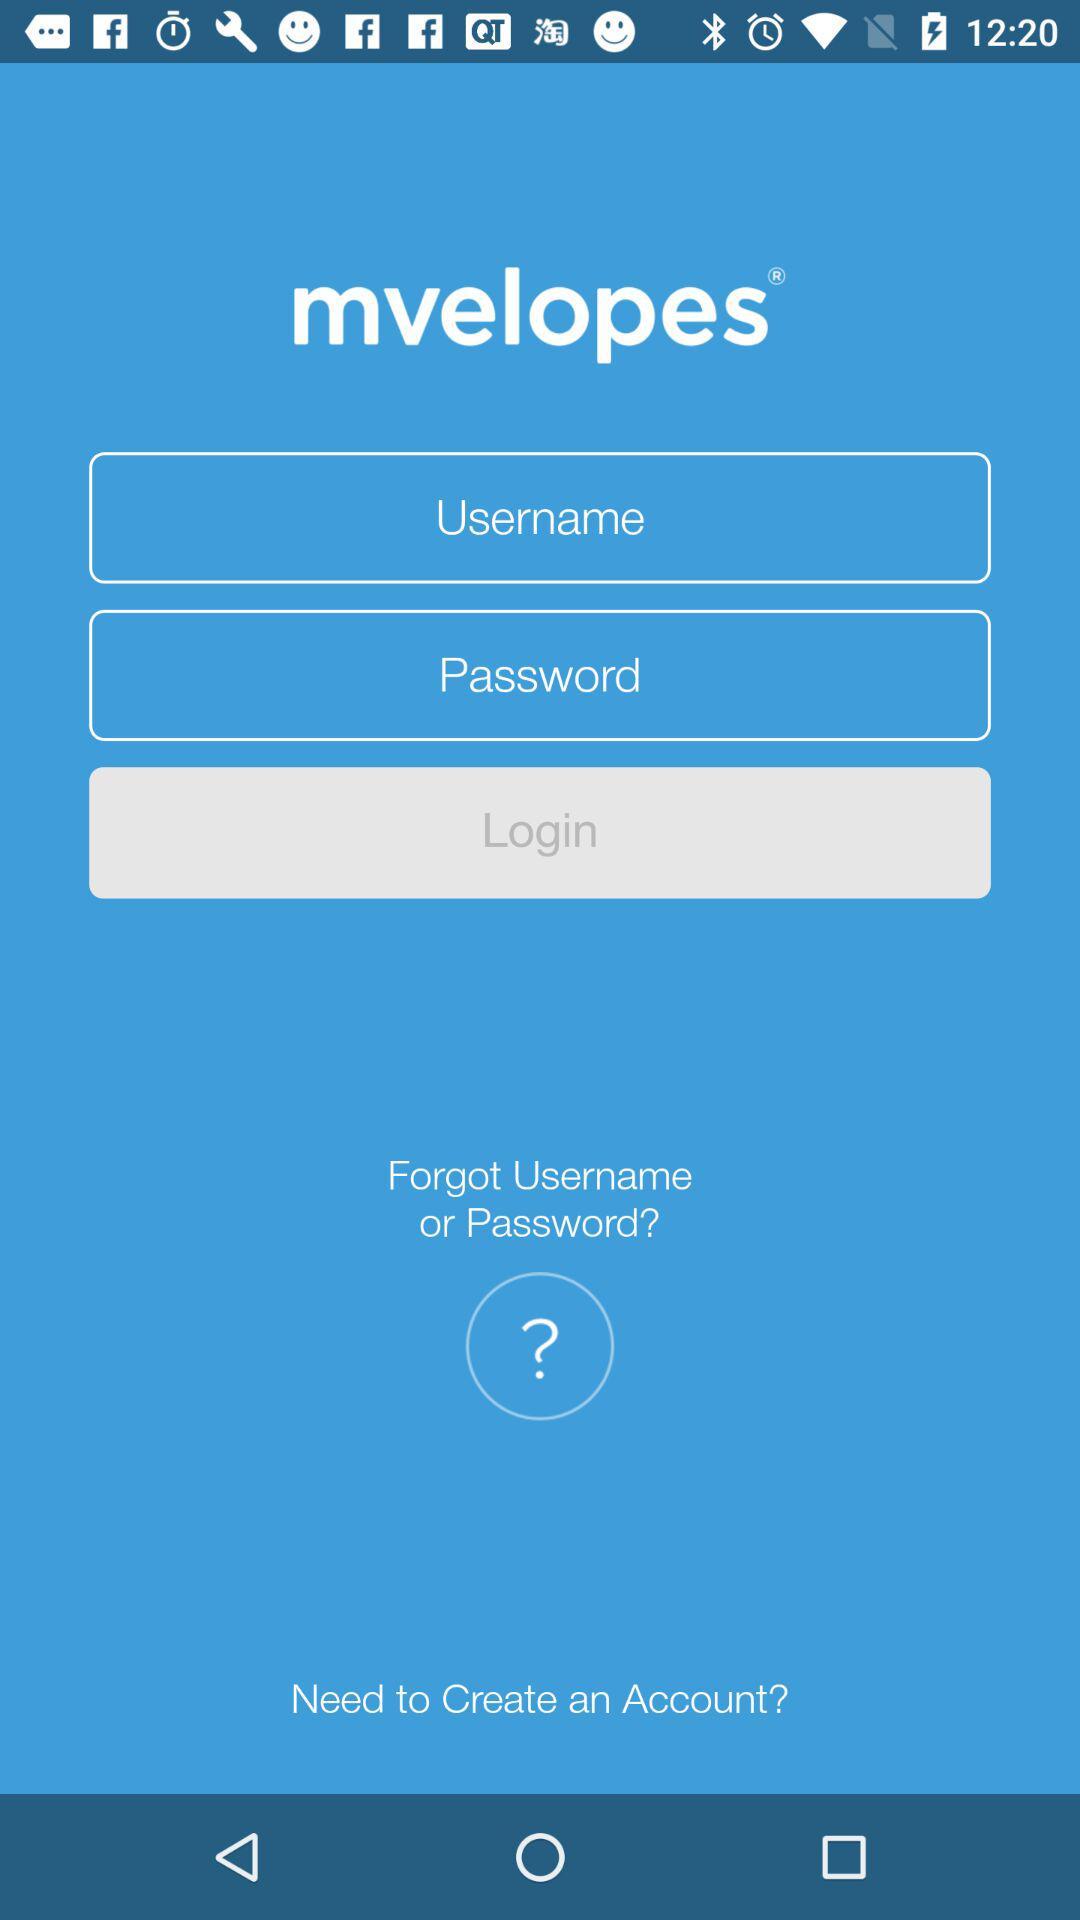 Image resolution: width=1080 pixels, height=1920 pixels. Describe the element at coordinates (540, 1199) in the screenshot. I see `the forgot username or icon` at that location.